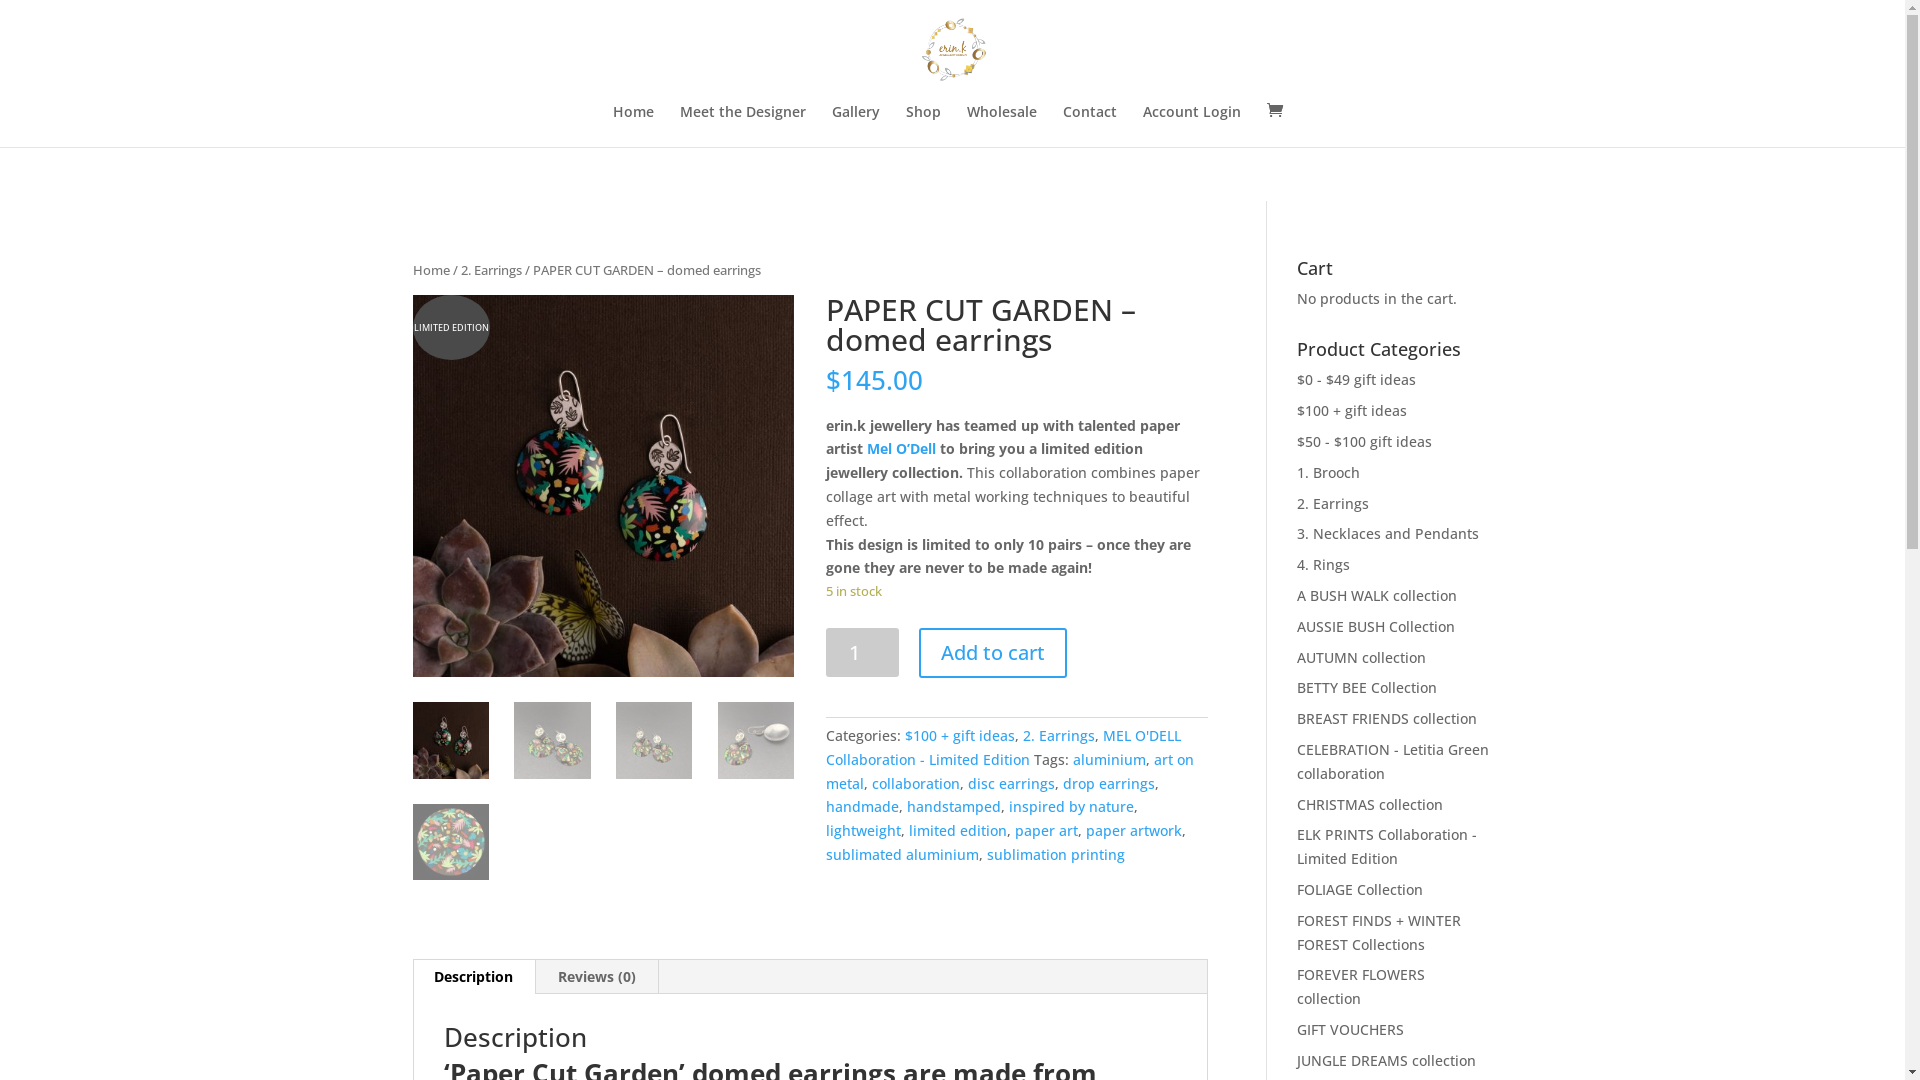  Describe the element at coordinates (1055, 854) in the screenshot. I see `'sublimation printing'` at that location.